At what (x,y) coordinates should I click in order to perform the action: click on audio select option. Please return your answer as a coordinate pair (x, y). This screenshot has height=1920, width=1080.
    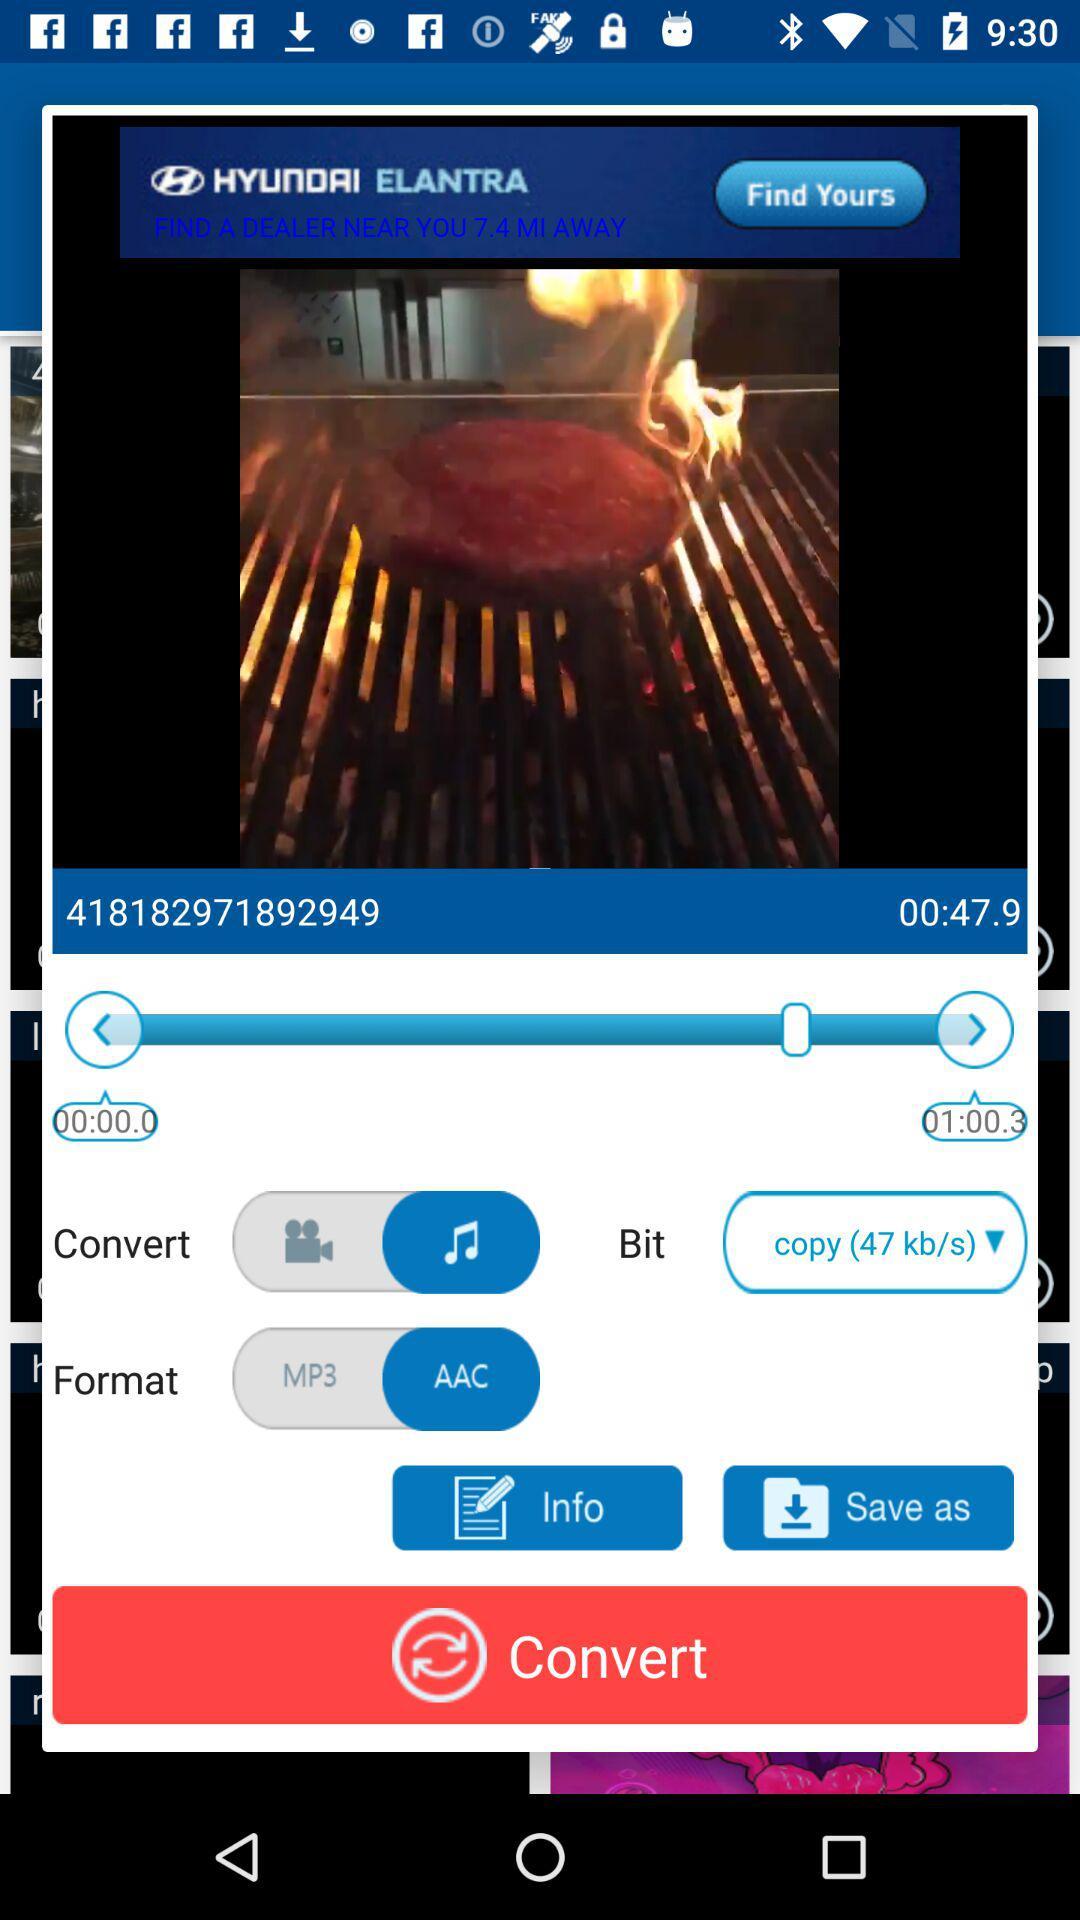
    Looking at the image, I should click on (461, 1241).